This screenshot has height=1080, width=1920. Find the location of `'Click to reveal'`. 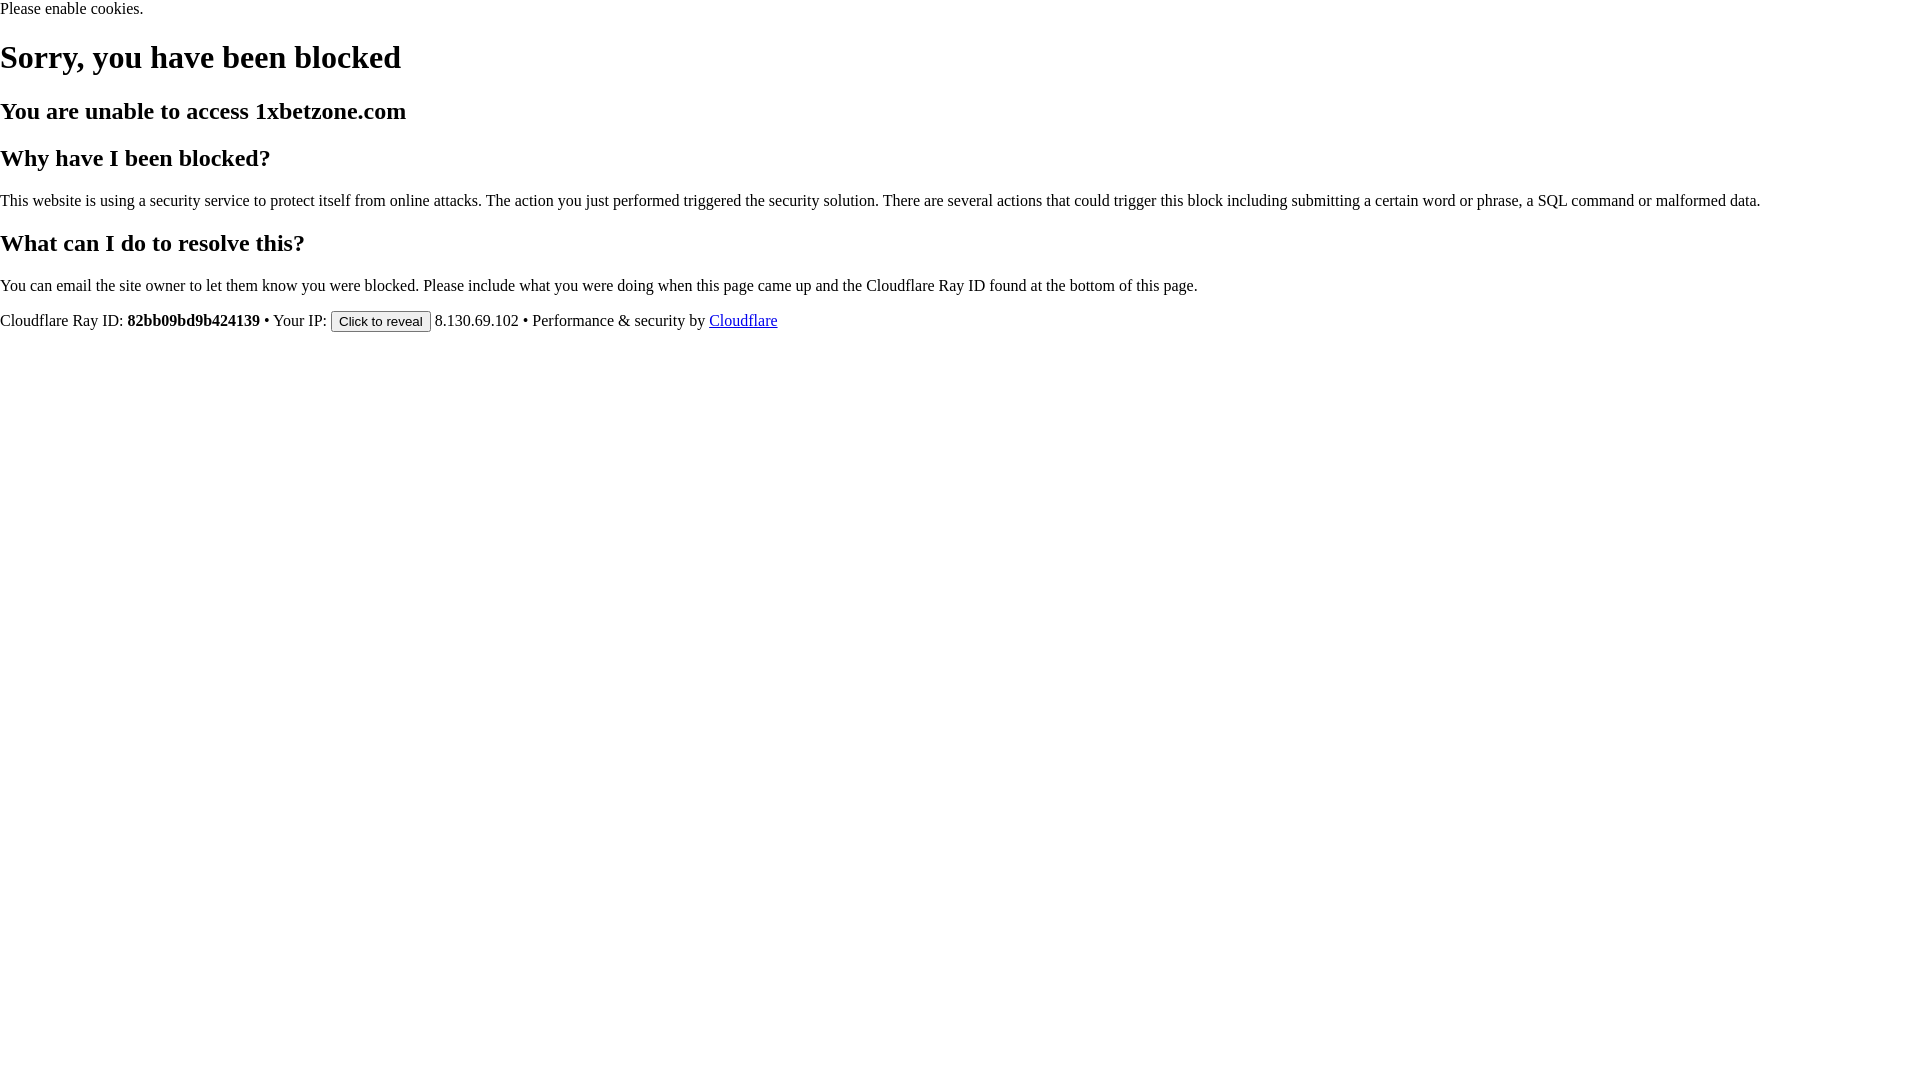

'Click to reveal' is located at coordinates (380, 319).